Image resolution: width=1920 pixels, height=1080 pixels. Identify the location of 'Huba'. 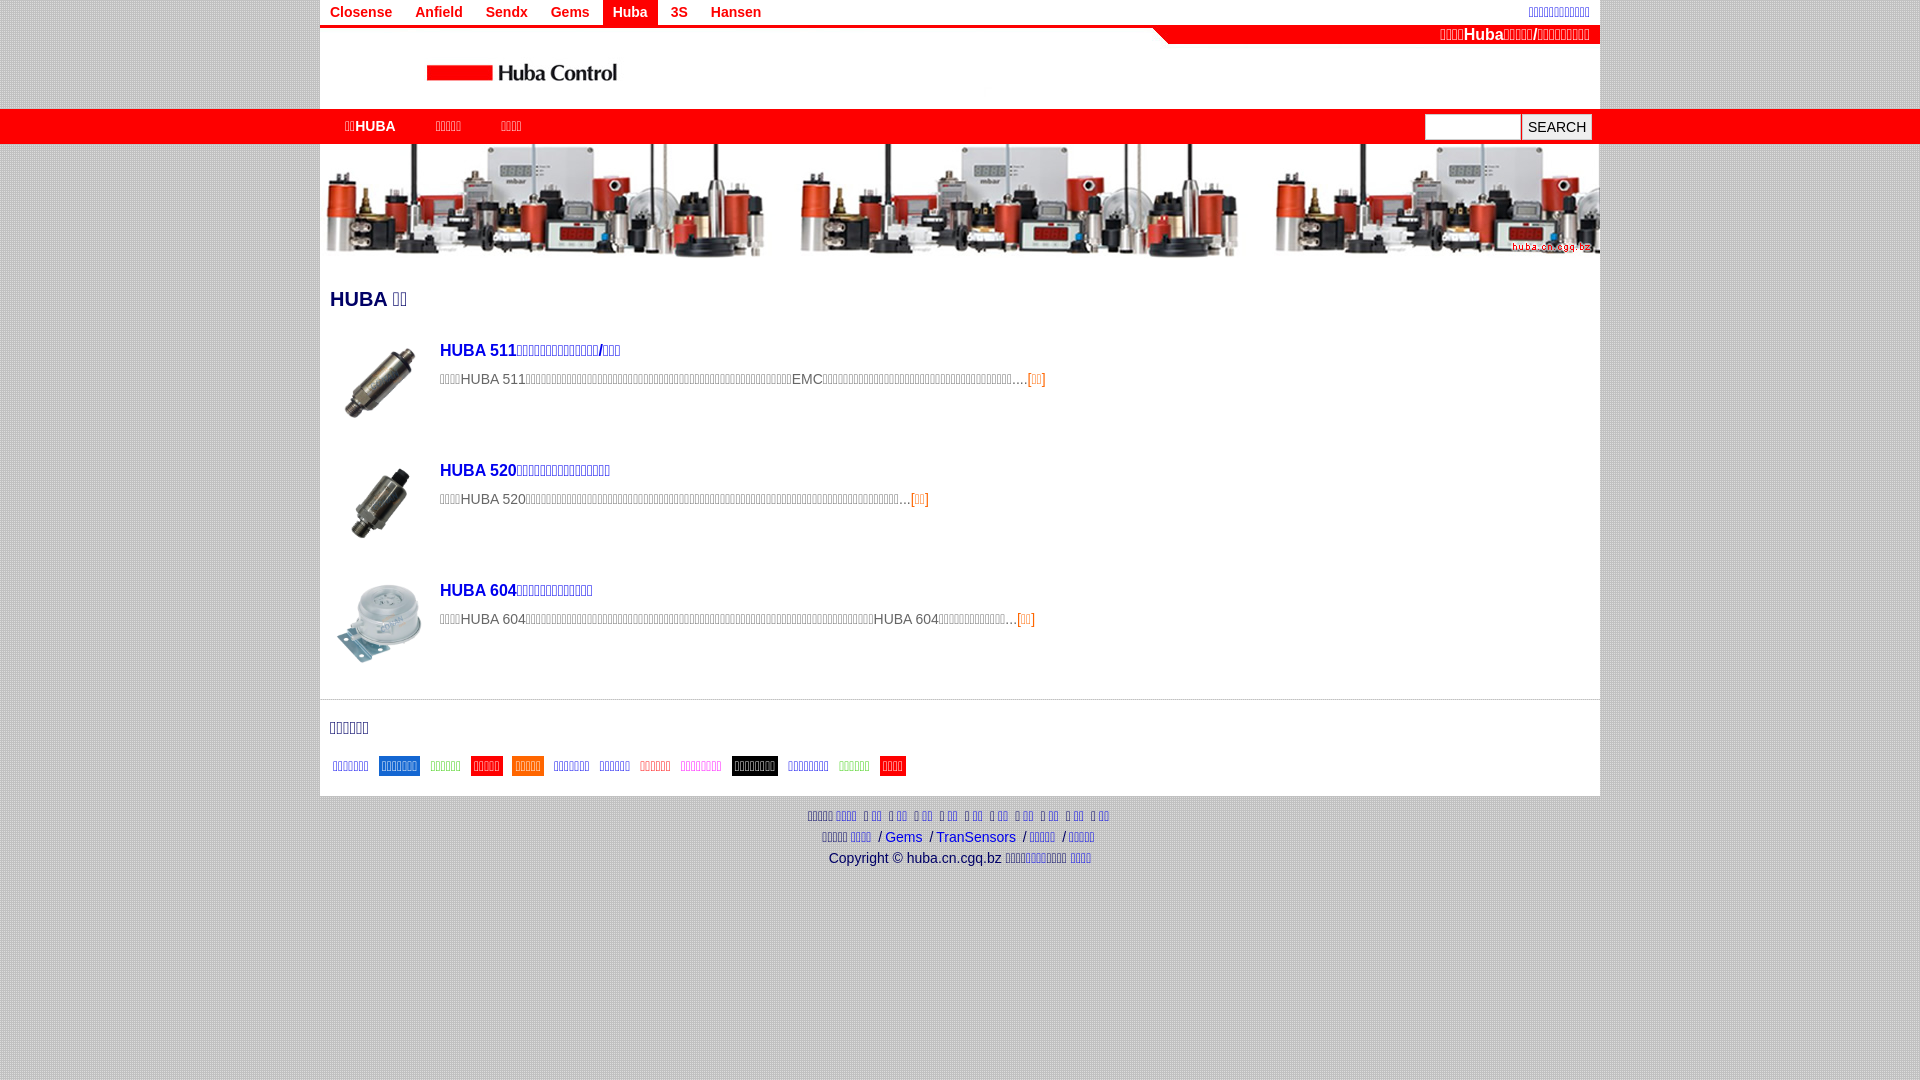
(629, 12).